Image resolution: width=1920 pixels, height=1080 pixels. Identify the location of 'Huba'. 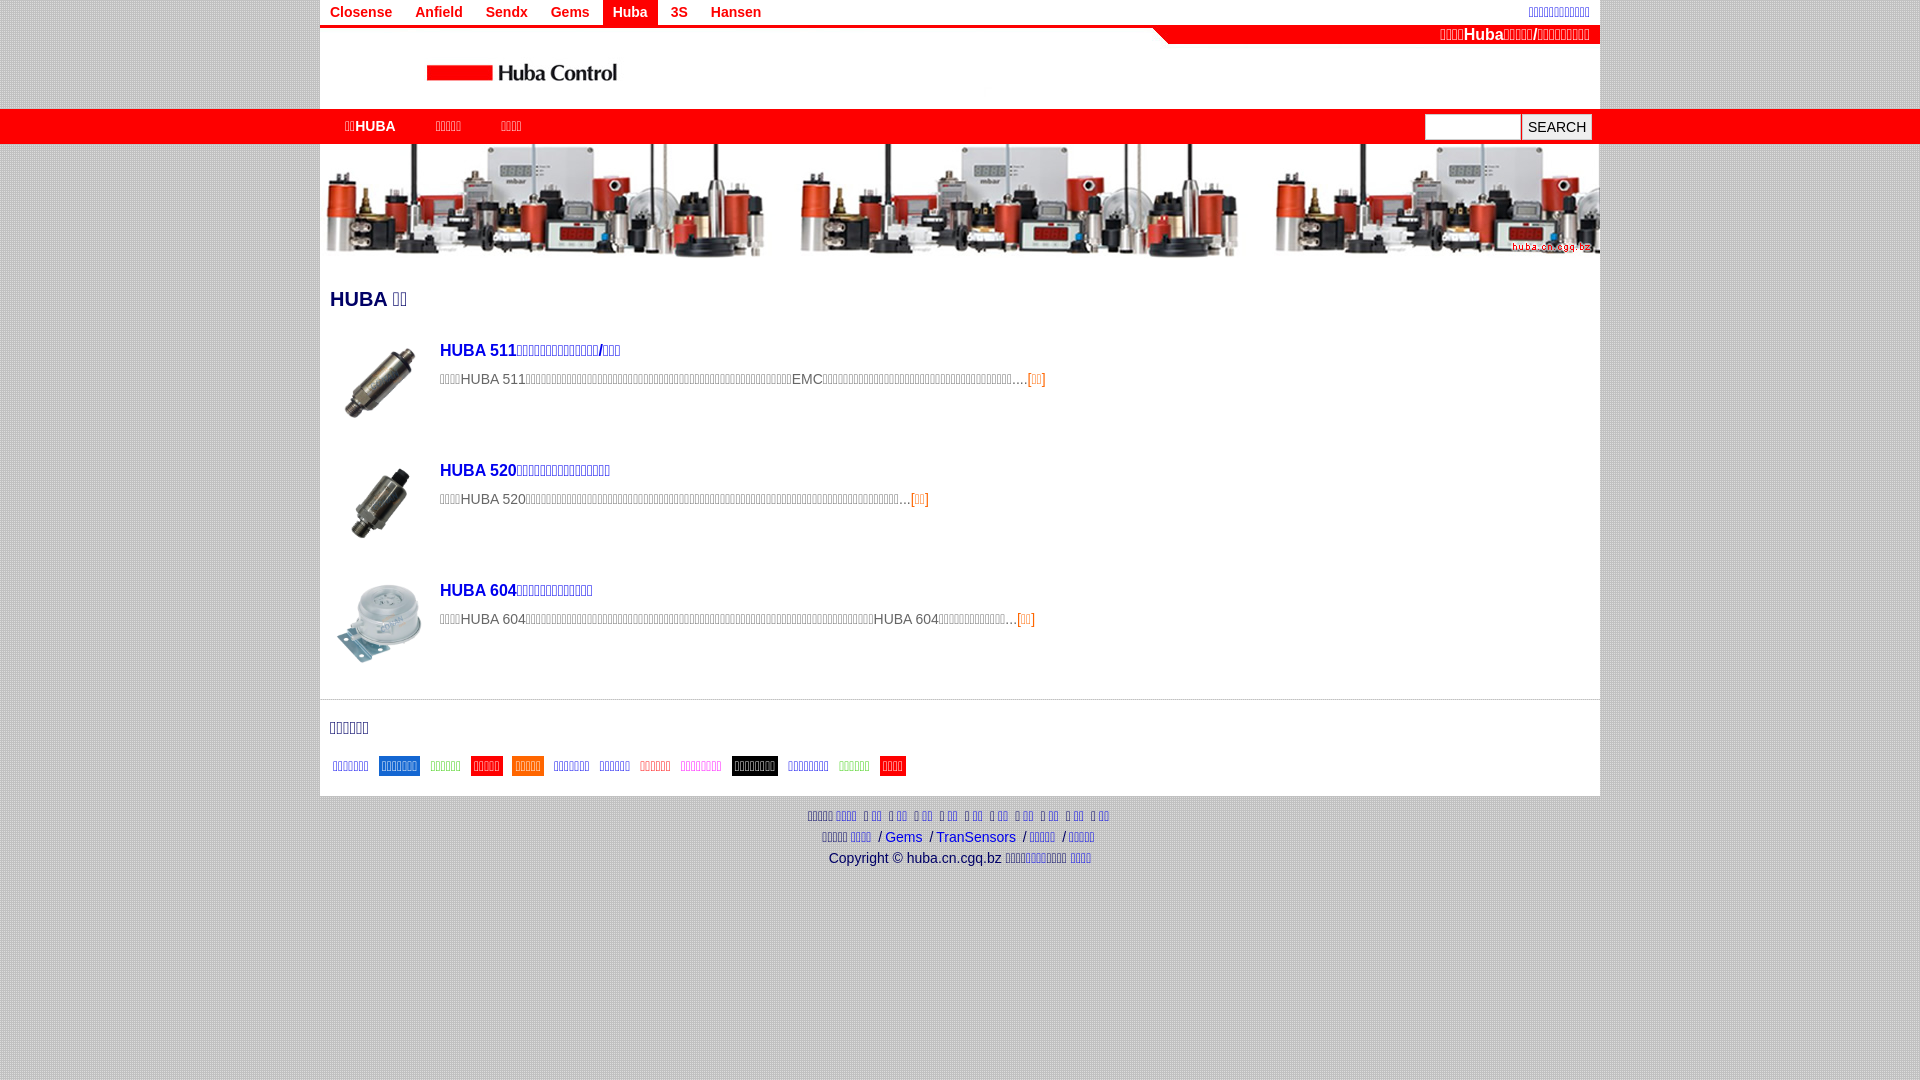
(629, 12).